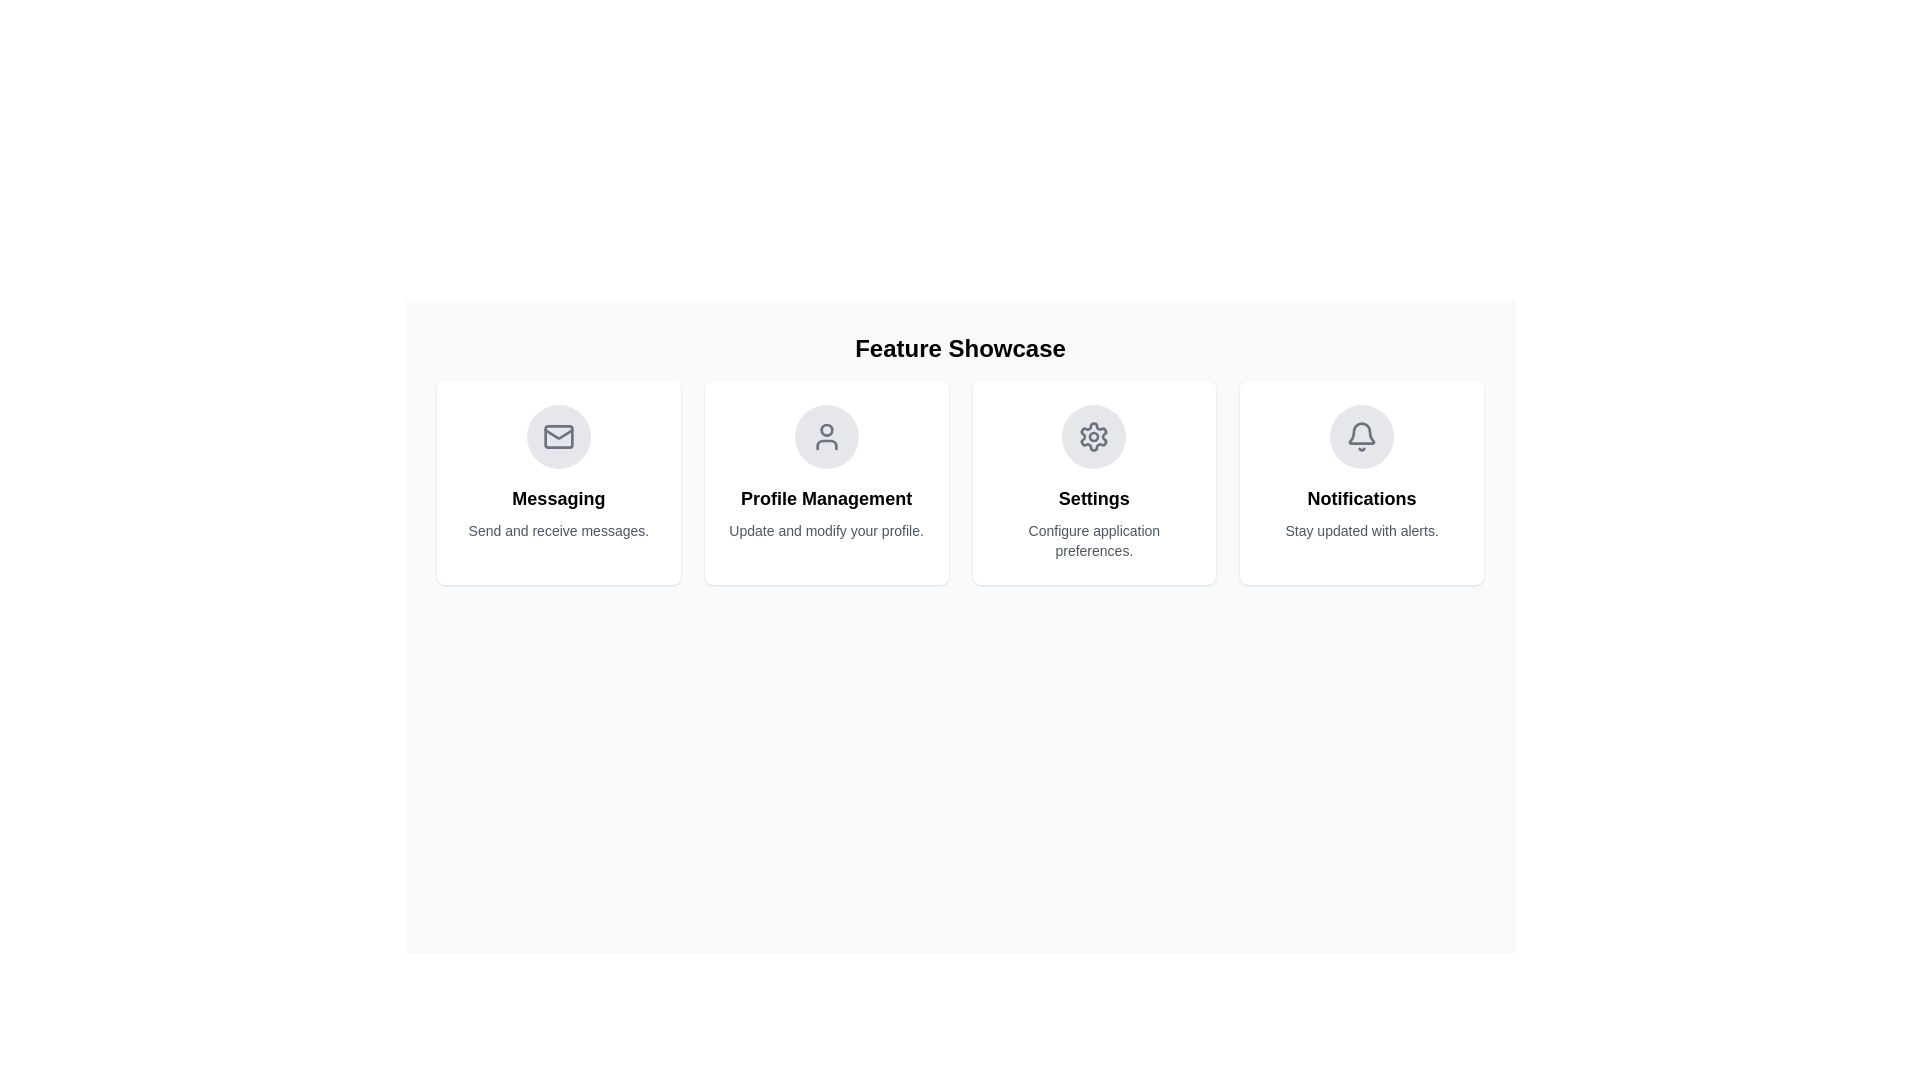 The height and width of the screenshot is (1080, 1920). I want to click on the user profile icon located in the upper-center of the 'Profile Management' card beneath the 'Feature Showcase' title, so click(826, 429).